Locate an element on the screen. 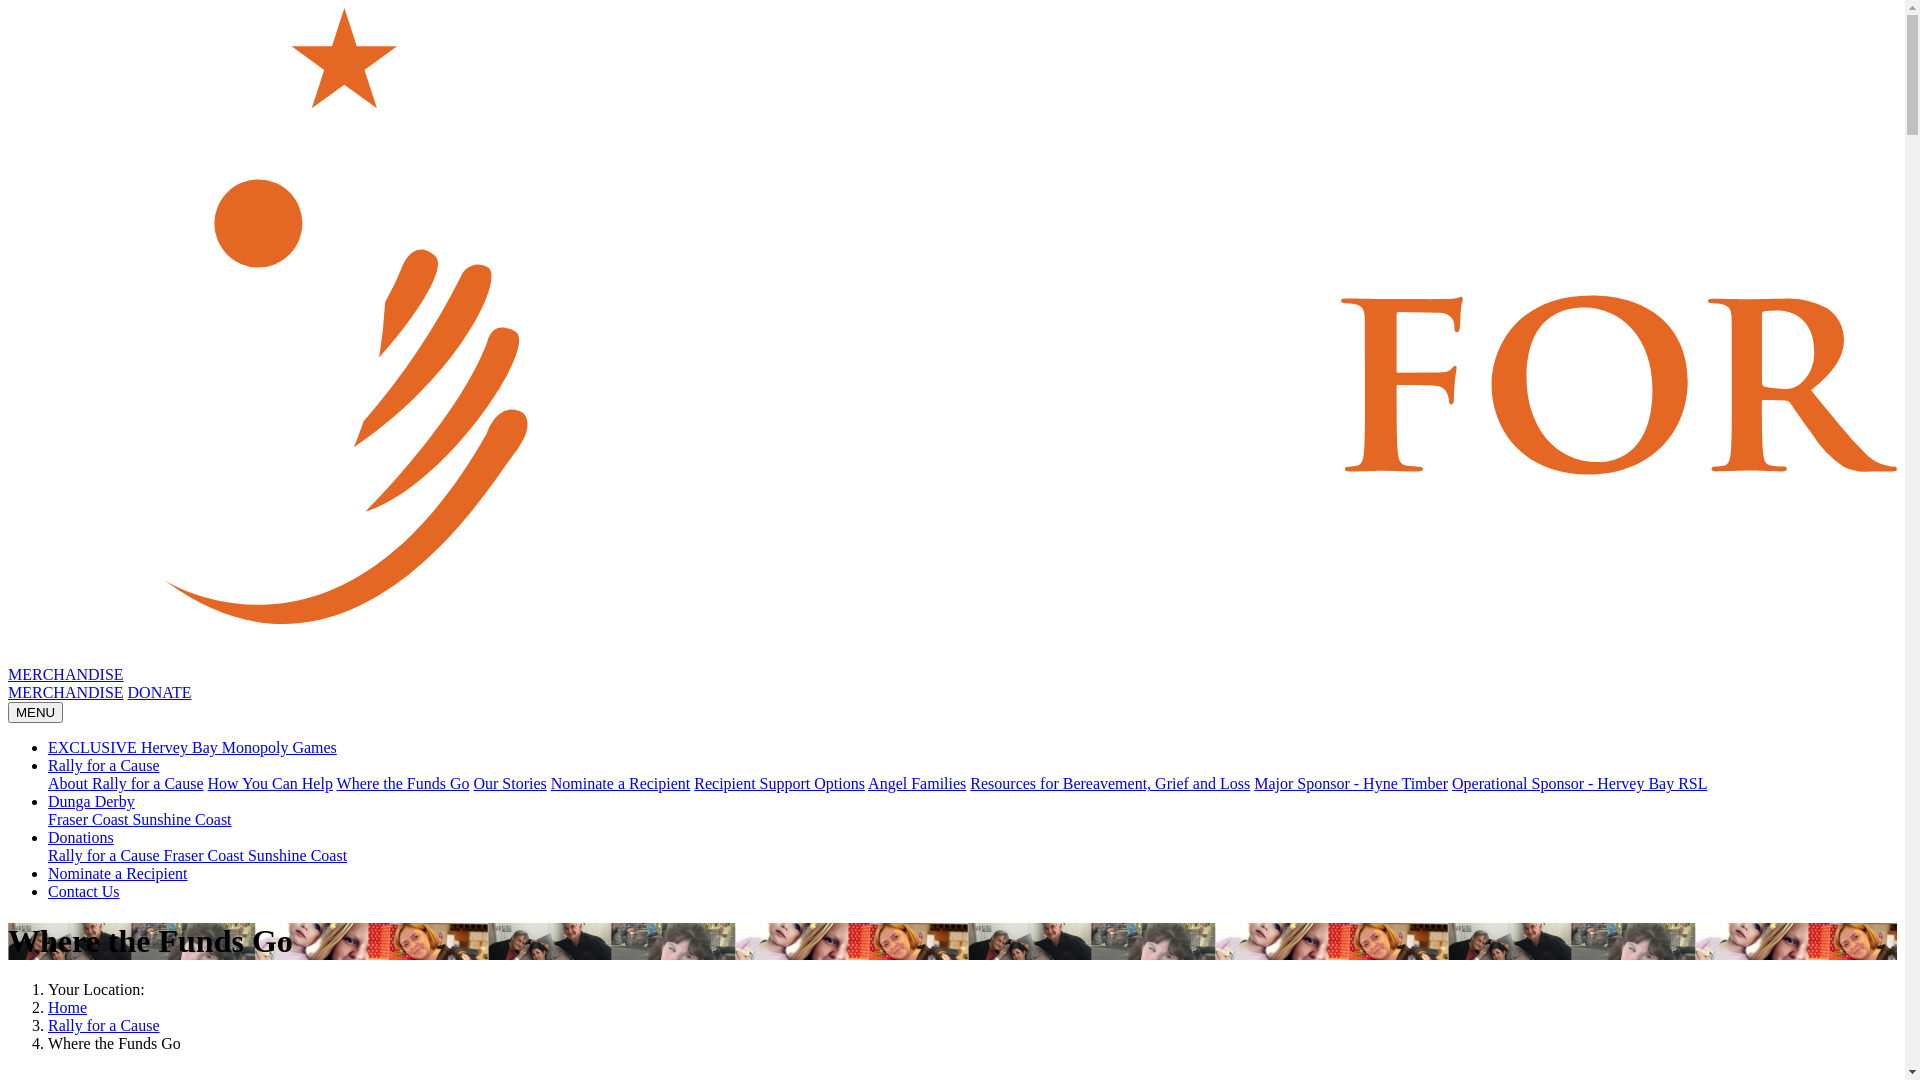 Image resolution: width=1920 pixels, height=1080 pixels. 'Angel Families' is located at coordinates (915, 782).